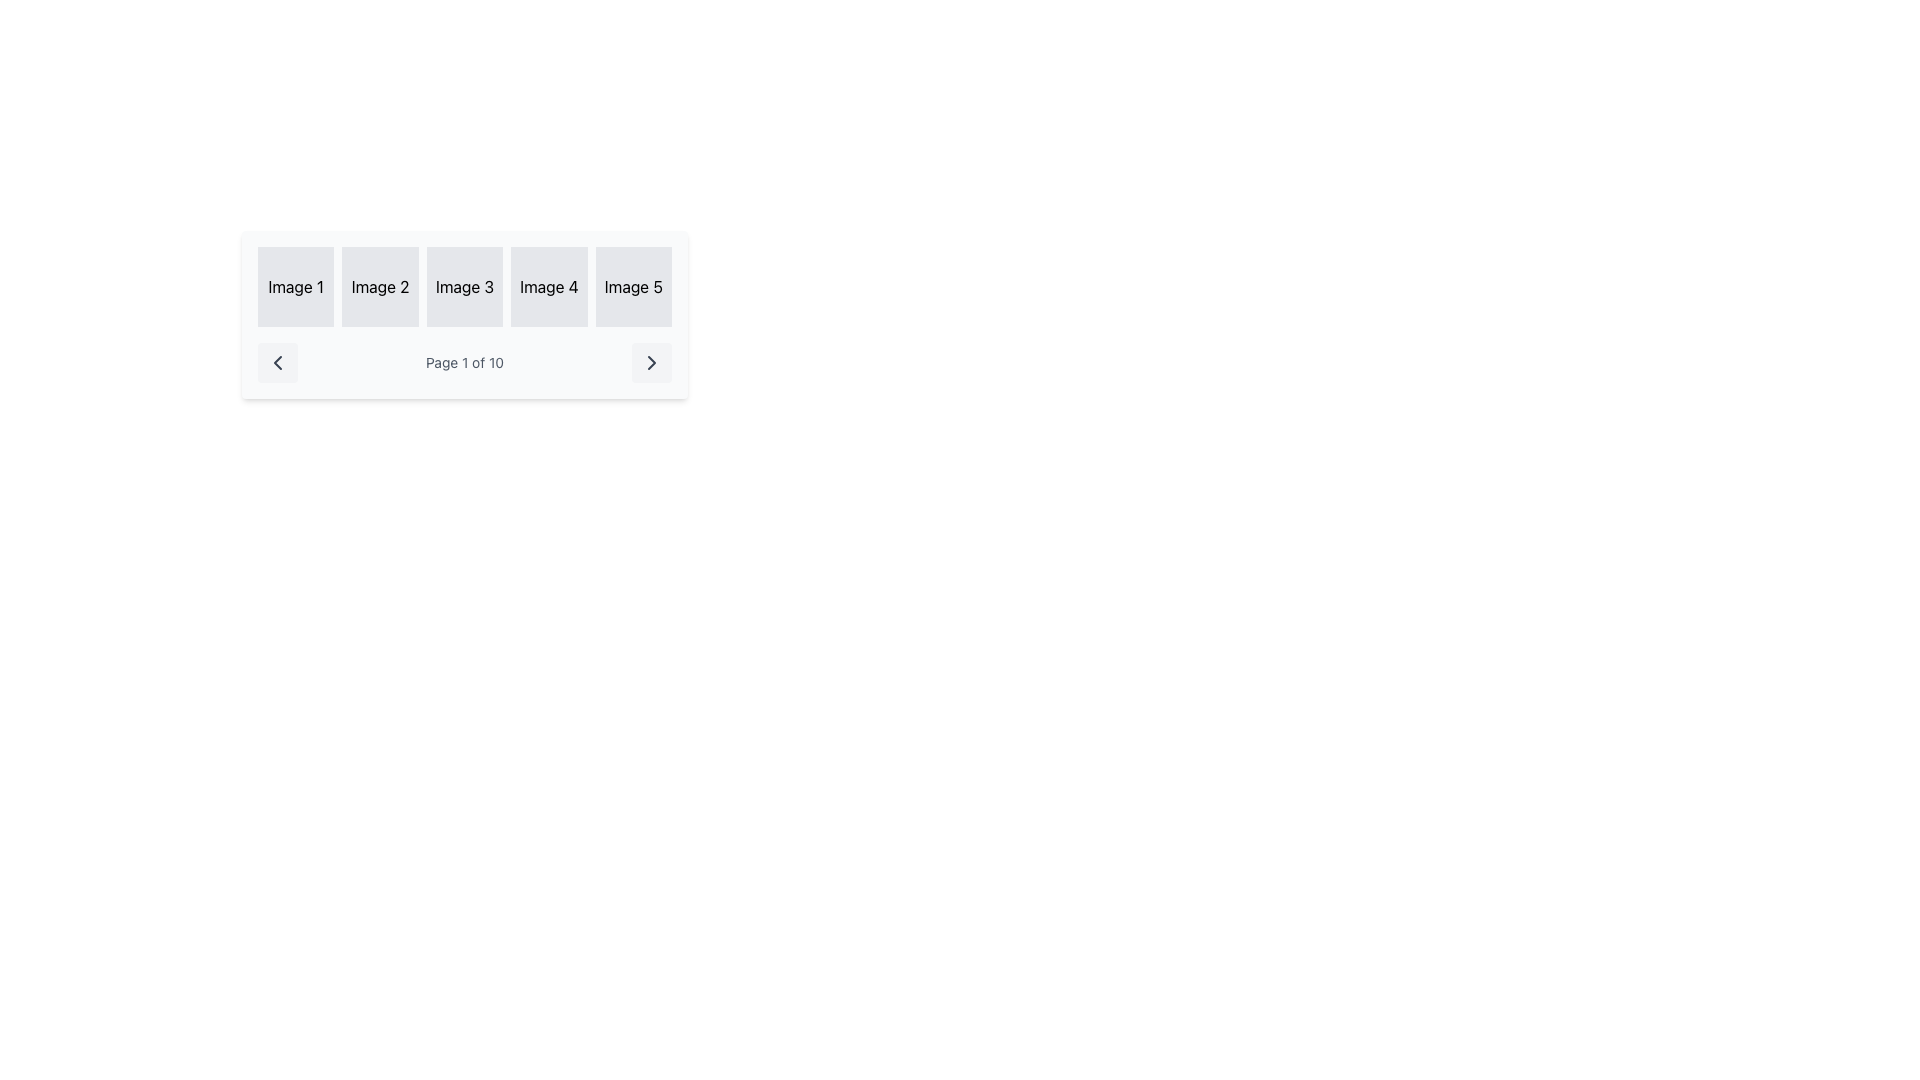 This screenshot has height=1080, width=1920. I want to click on the first image placeholder labeled 'Image 1' in the top-left corner of the grid, so click(295, 286).